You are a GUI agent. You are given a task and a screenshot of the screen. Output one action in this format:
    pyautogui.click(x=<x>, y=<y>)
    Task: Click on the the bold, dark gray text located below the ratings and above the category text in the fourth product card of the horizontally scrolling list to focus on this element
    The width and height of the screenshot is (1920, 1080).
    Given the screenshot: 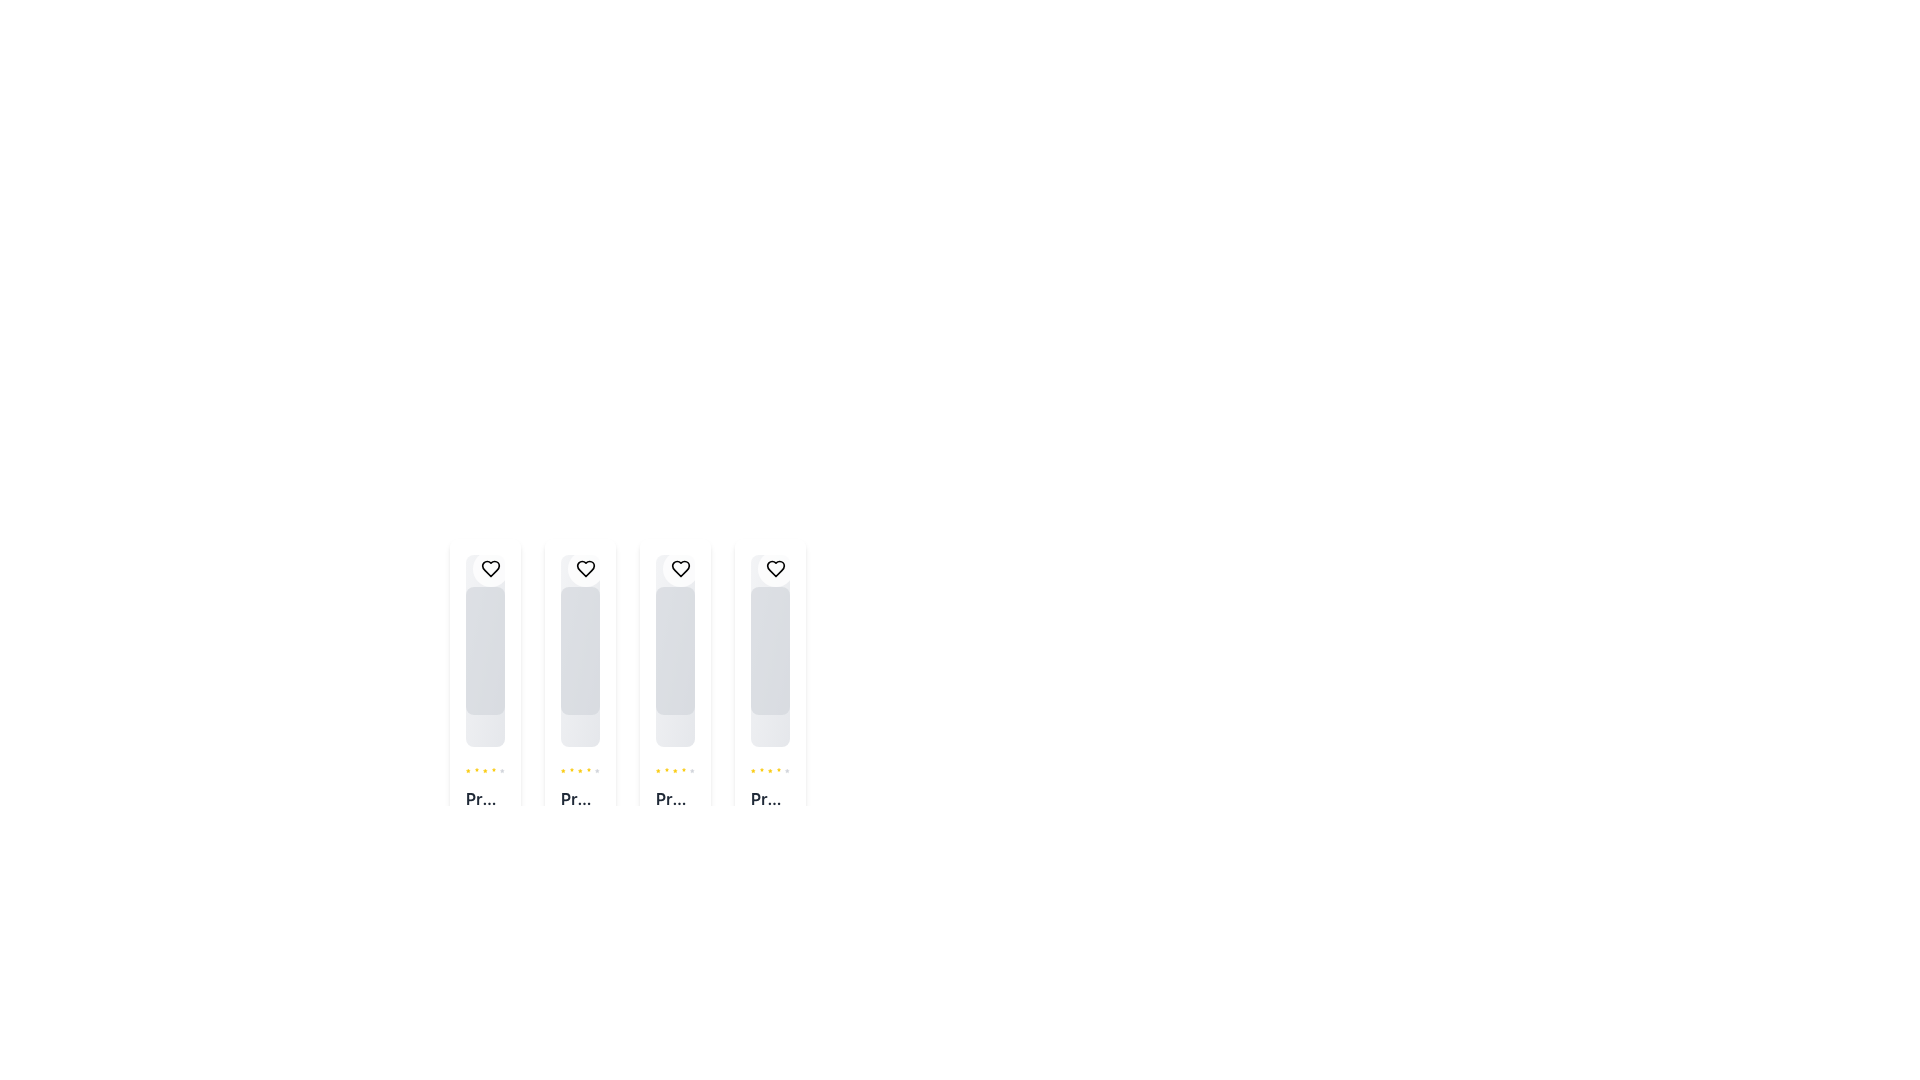 What is the action you would take?
    pyautogui.click(x=769, y=797)
    